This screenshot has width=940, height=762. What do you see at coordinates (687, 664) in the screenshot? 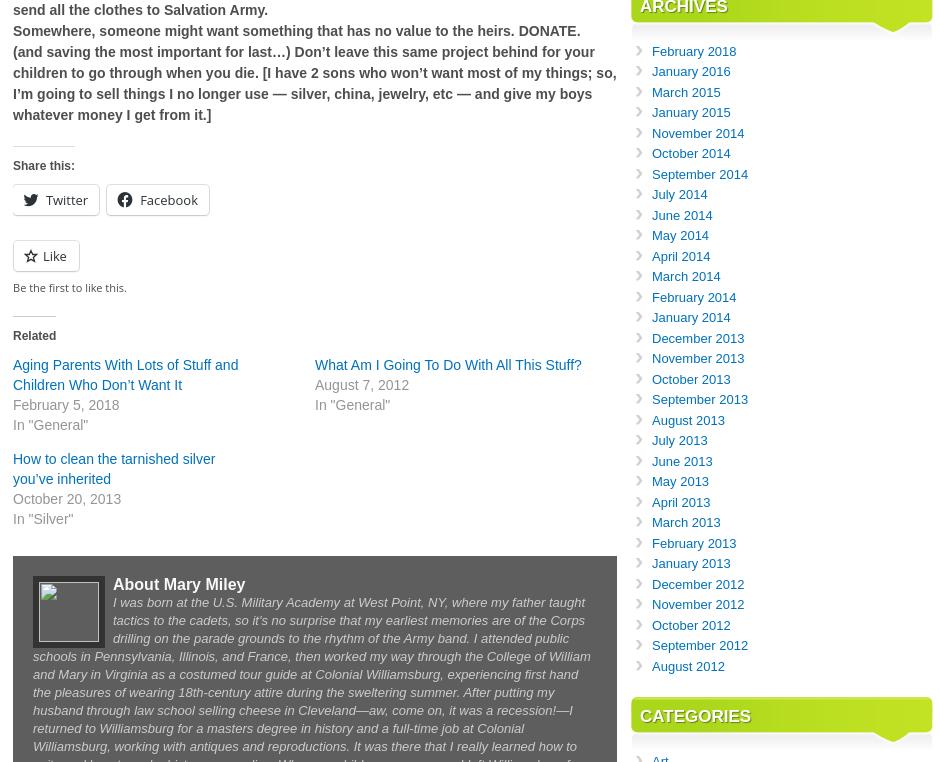
I see `'August 2012'` at bounding box center [687, 664].